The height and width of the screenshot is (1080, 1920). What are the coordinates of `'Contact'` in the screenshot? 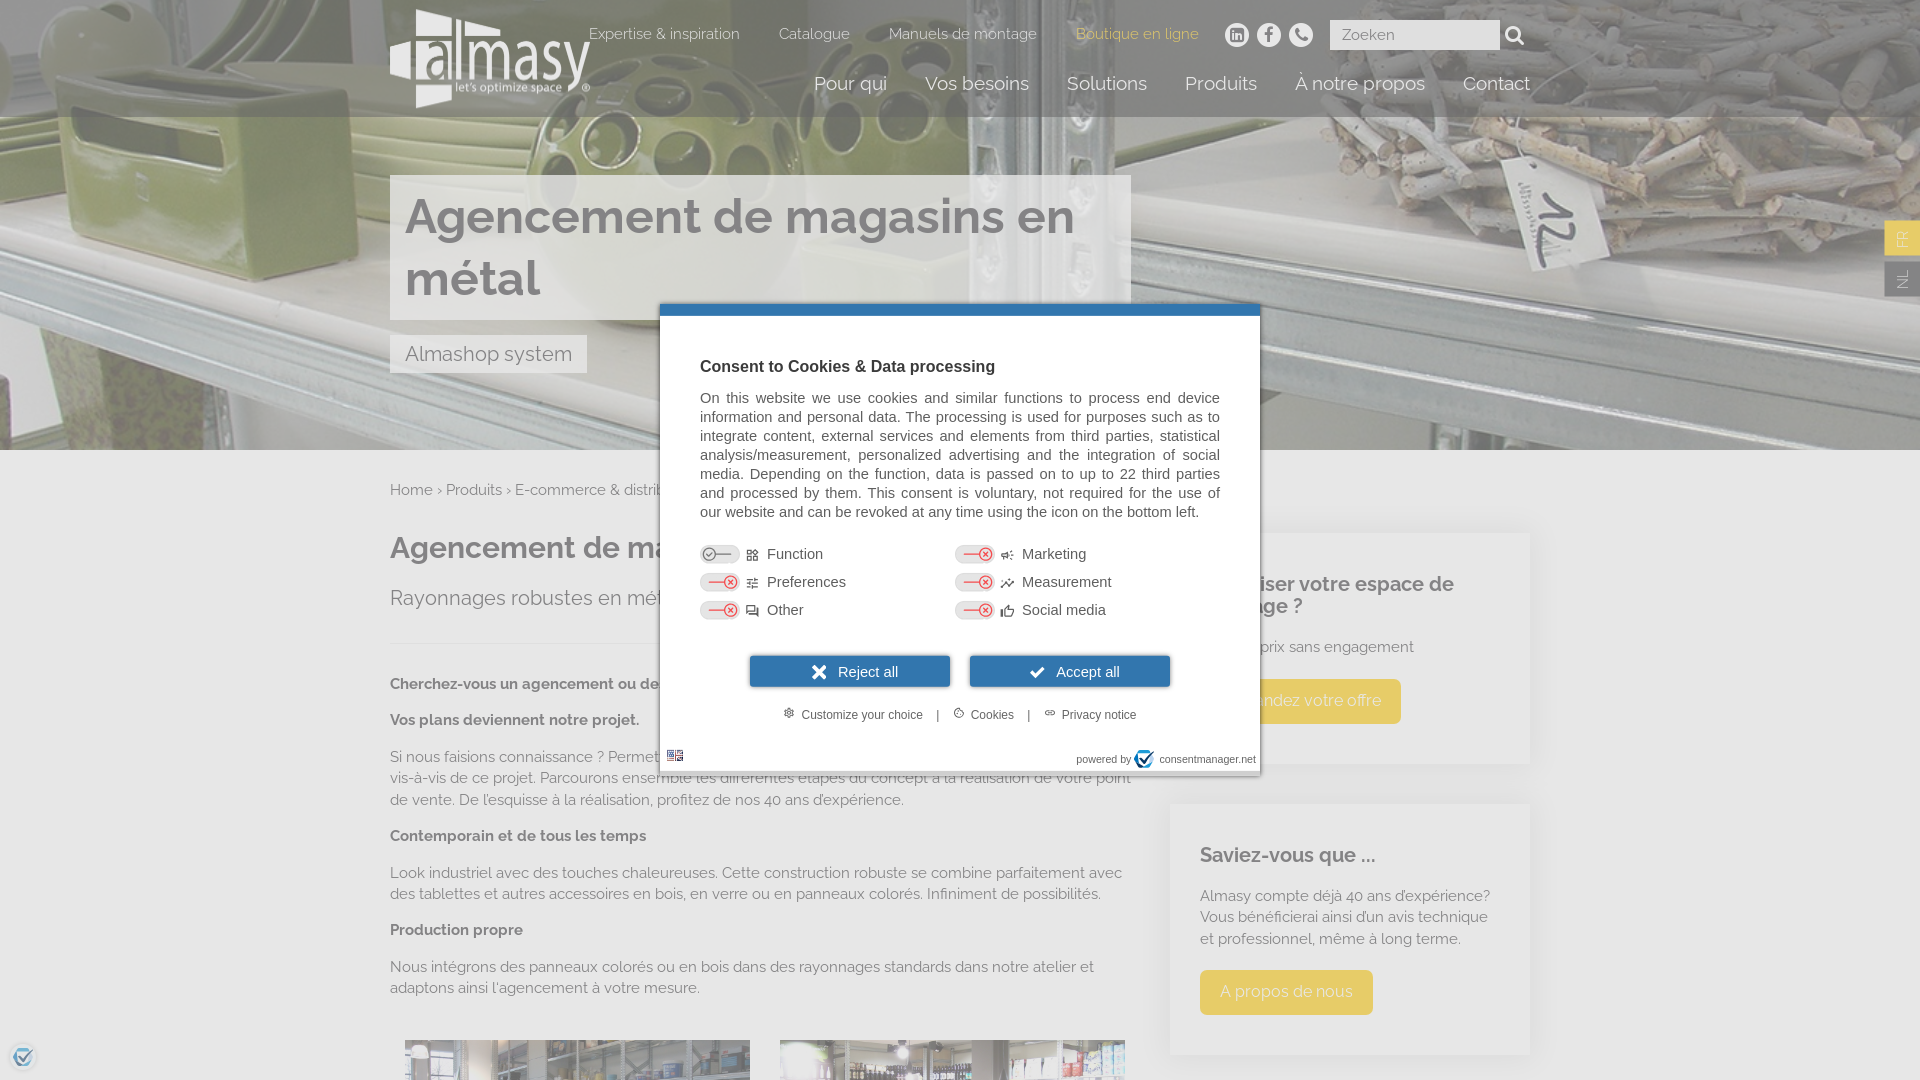 It's located at (1496, 82).